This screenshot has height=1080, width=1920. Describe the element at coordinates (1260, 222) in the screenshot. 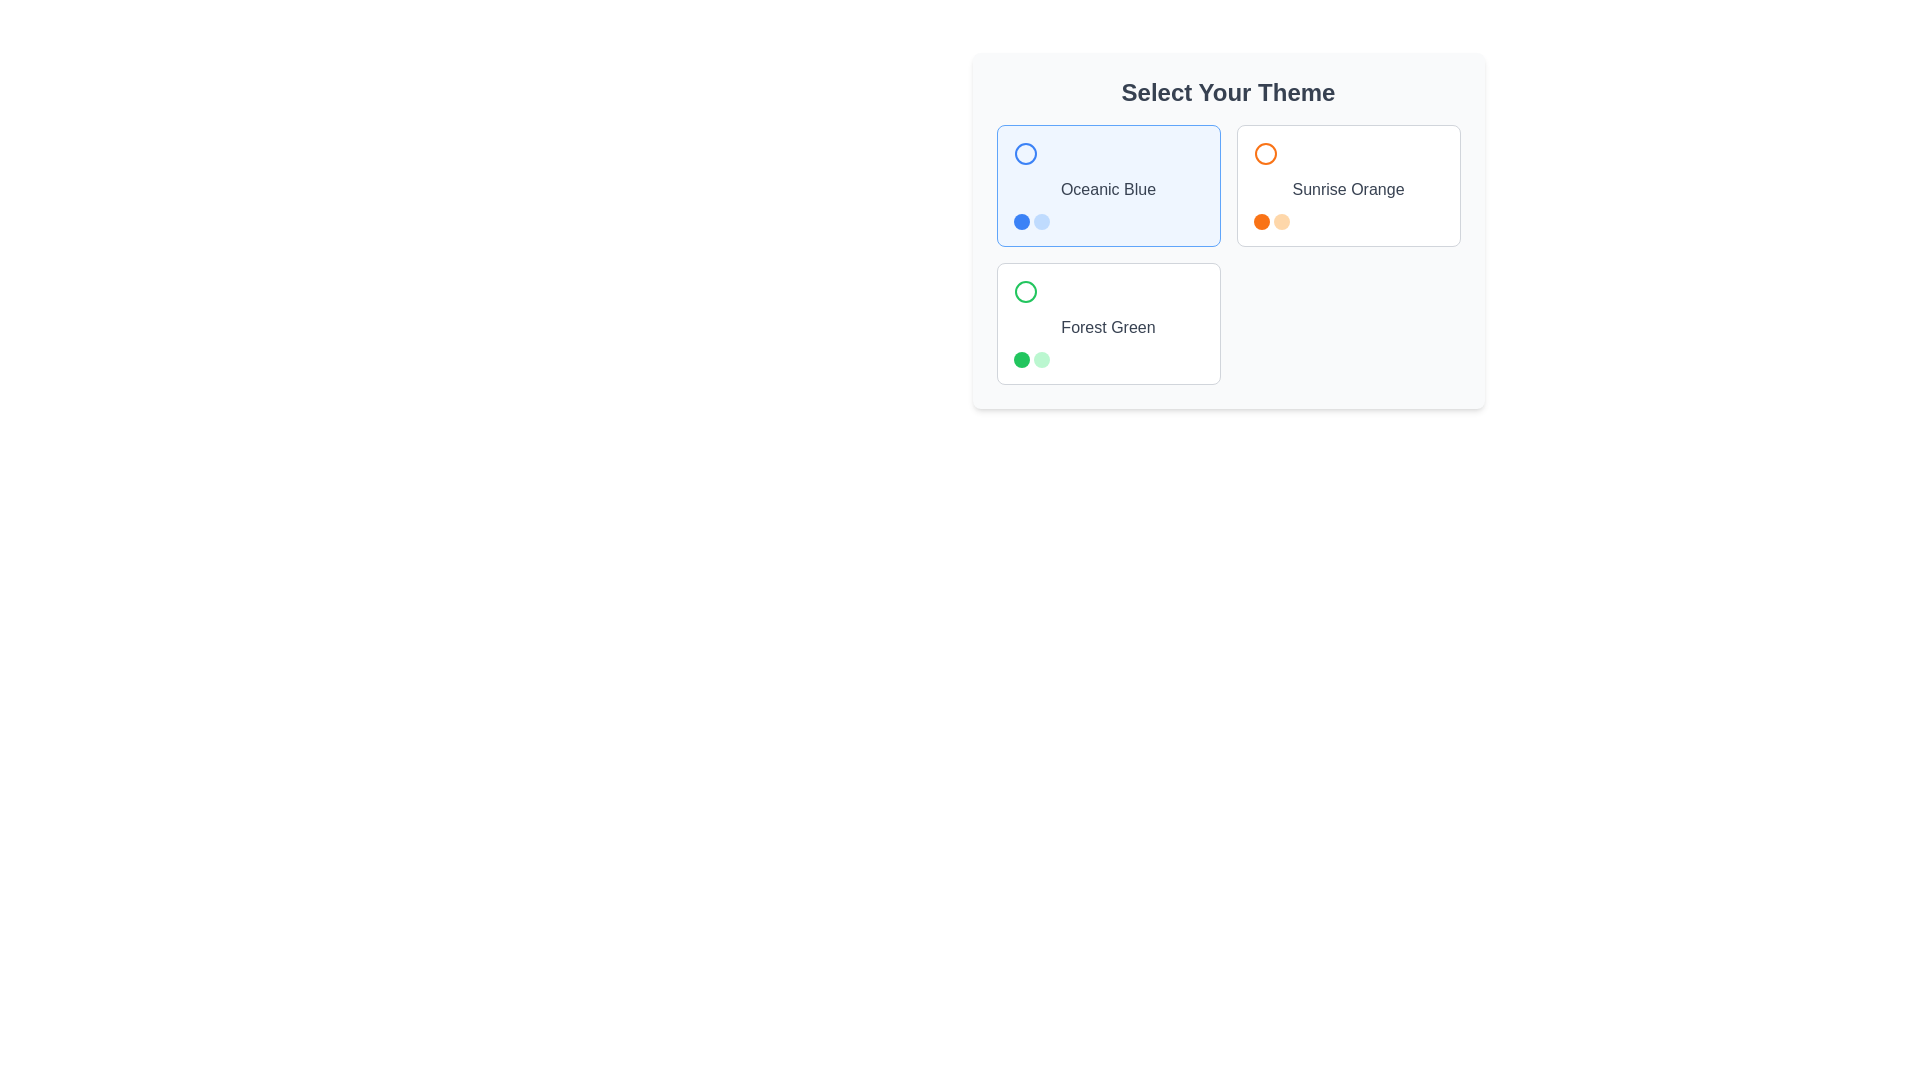

I see `the first circular orange indicator located below the 'Sunrise Orange' theme selection area` at that location.